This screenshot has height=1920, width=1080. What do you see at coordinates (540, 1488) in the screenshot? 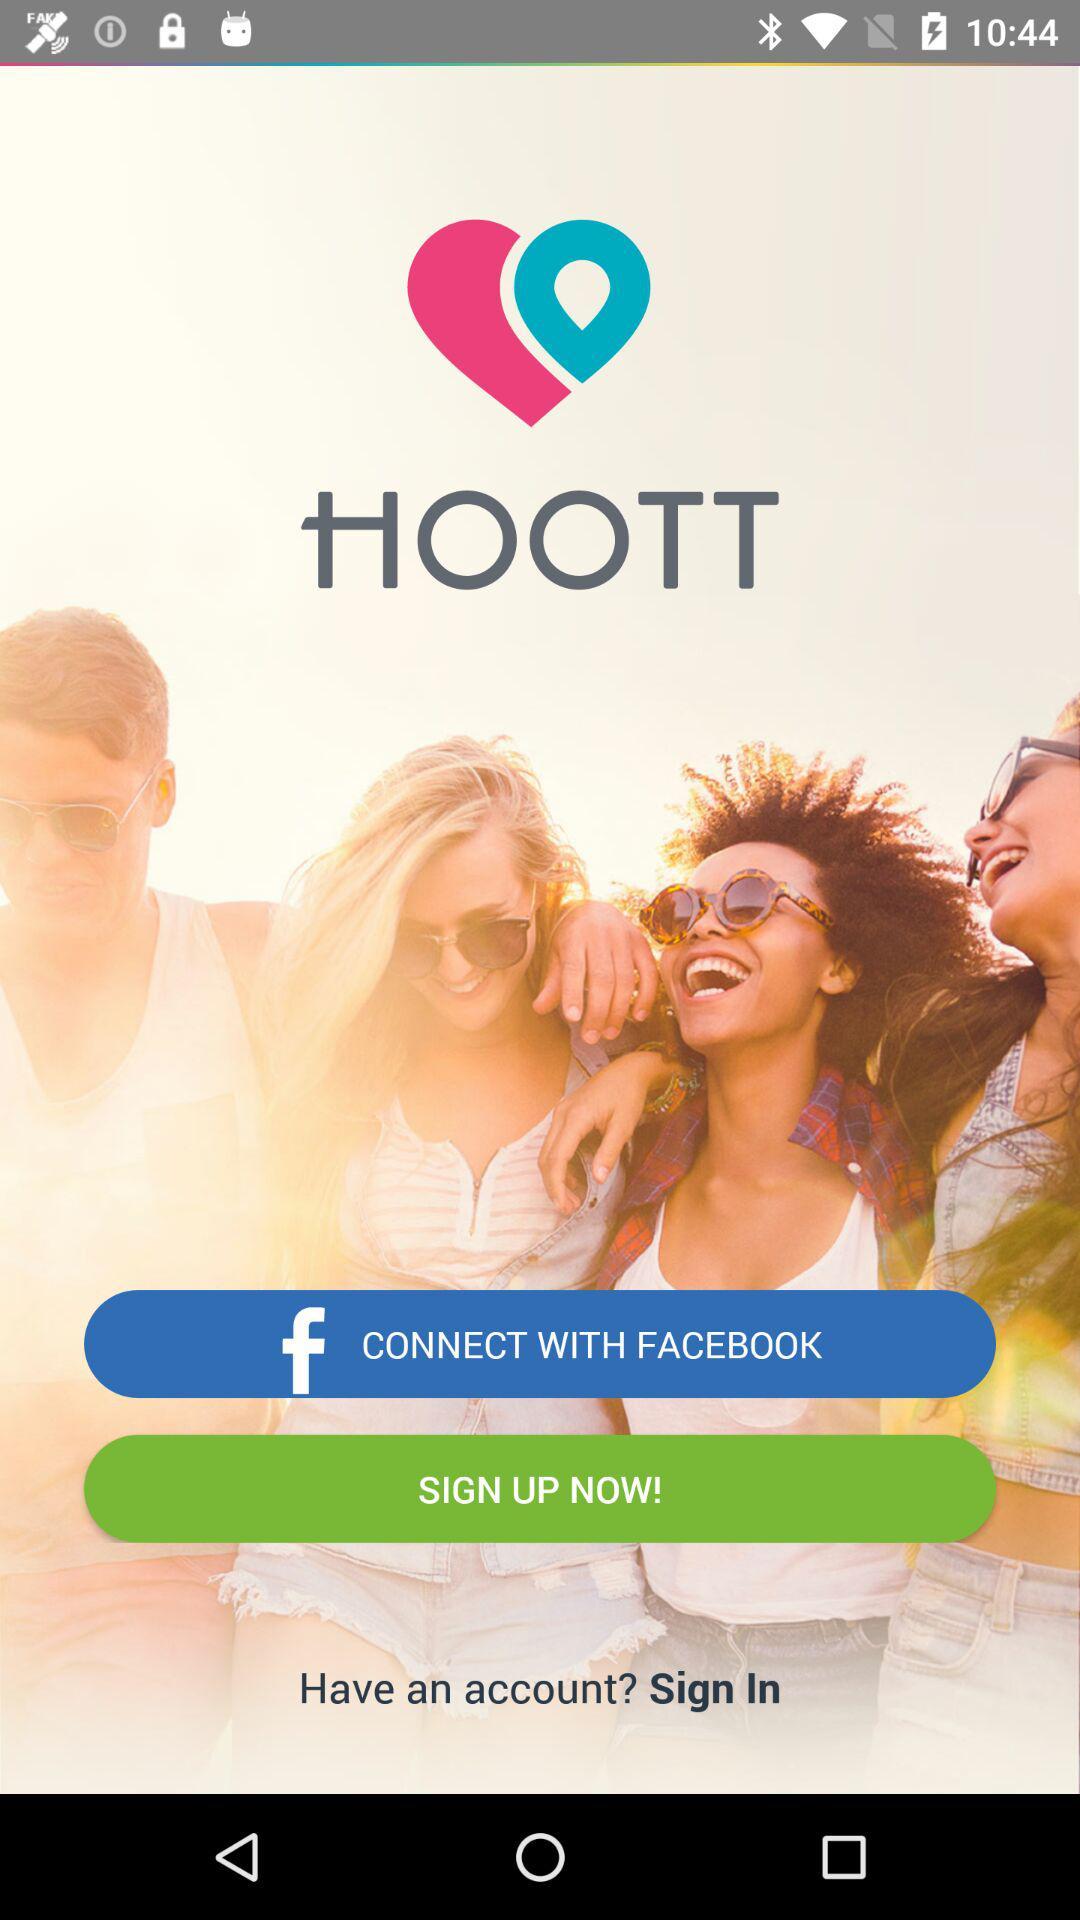
I see `icon above have an account?` at bounding box center [540, 1488].